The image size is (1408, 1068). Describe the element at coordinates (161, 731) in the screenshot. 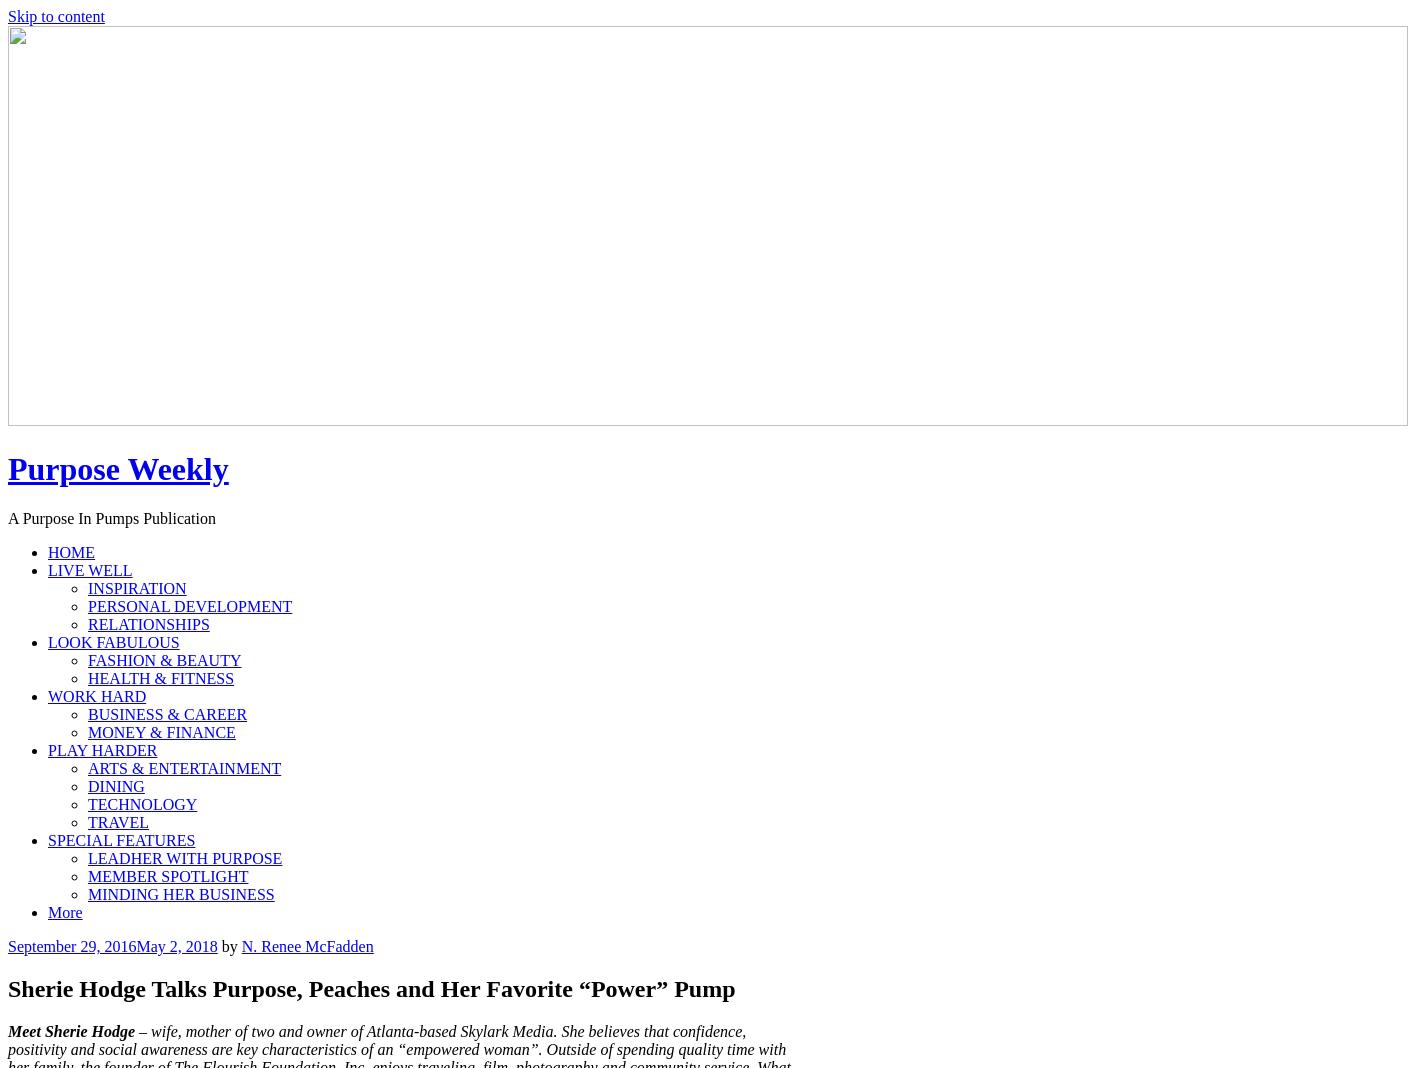

I see `'MONEY & FINANCE'` at that location.